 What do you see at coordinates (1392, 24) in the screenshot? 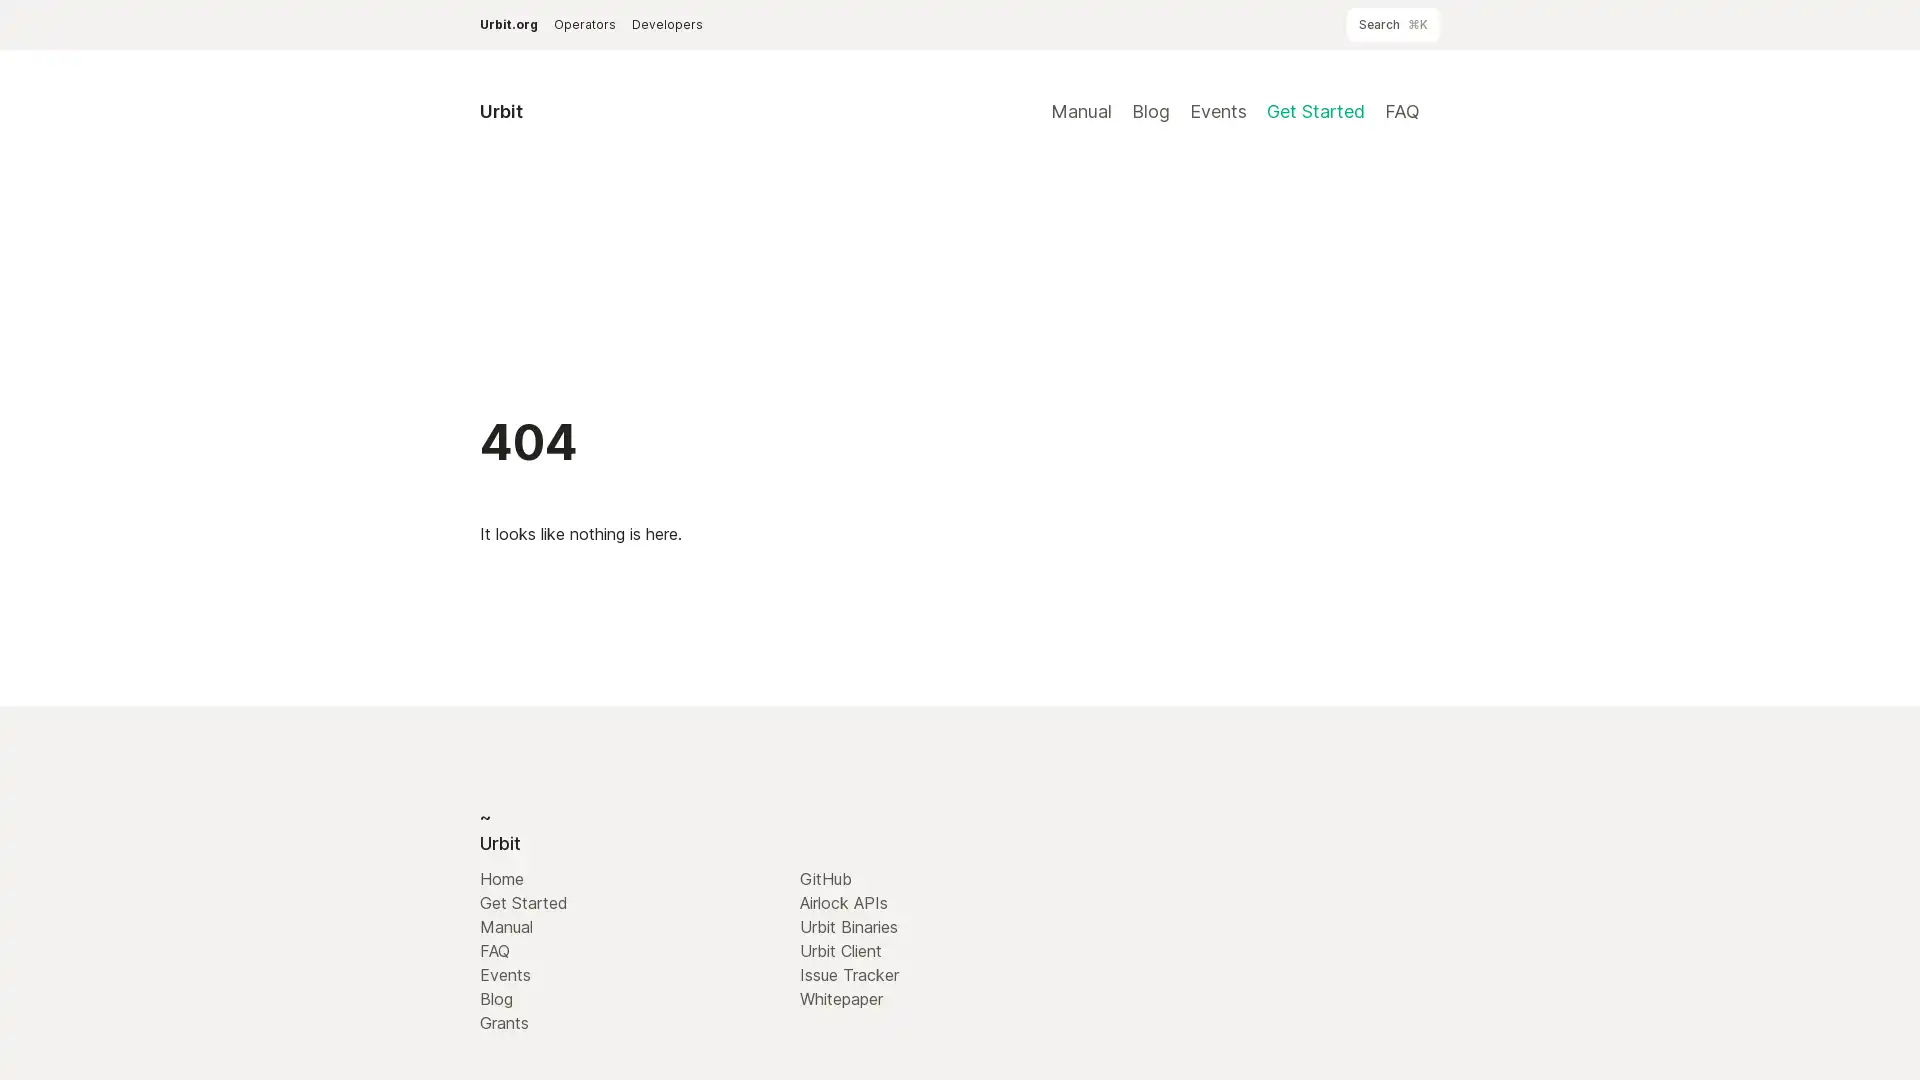
I see `Search K` at bounding box center [1392, 24].